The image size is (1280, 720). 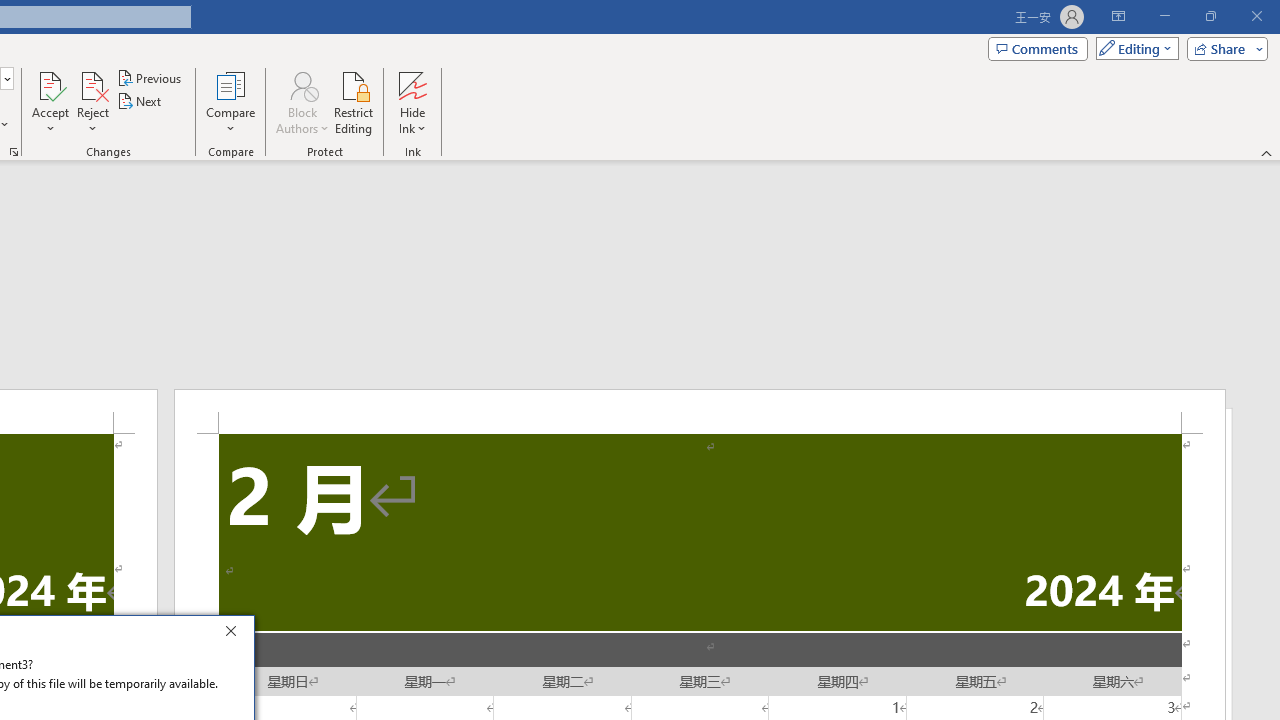 I want to click on 'Hide Ink', so click(x=411, y=103).